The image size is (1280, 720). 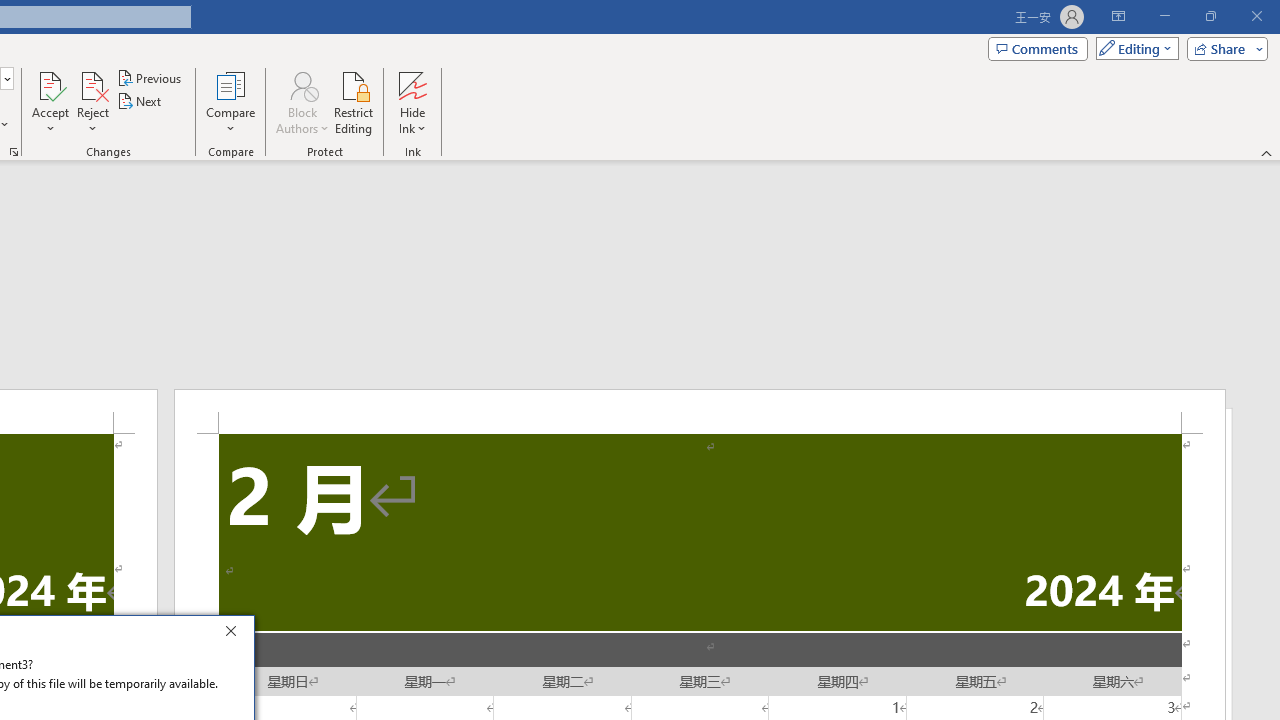 I want to click on 'Hide Ink', so click(x=411, y=103).